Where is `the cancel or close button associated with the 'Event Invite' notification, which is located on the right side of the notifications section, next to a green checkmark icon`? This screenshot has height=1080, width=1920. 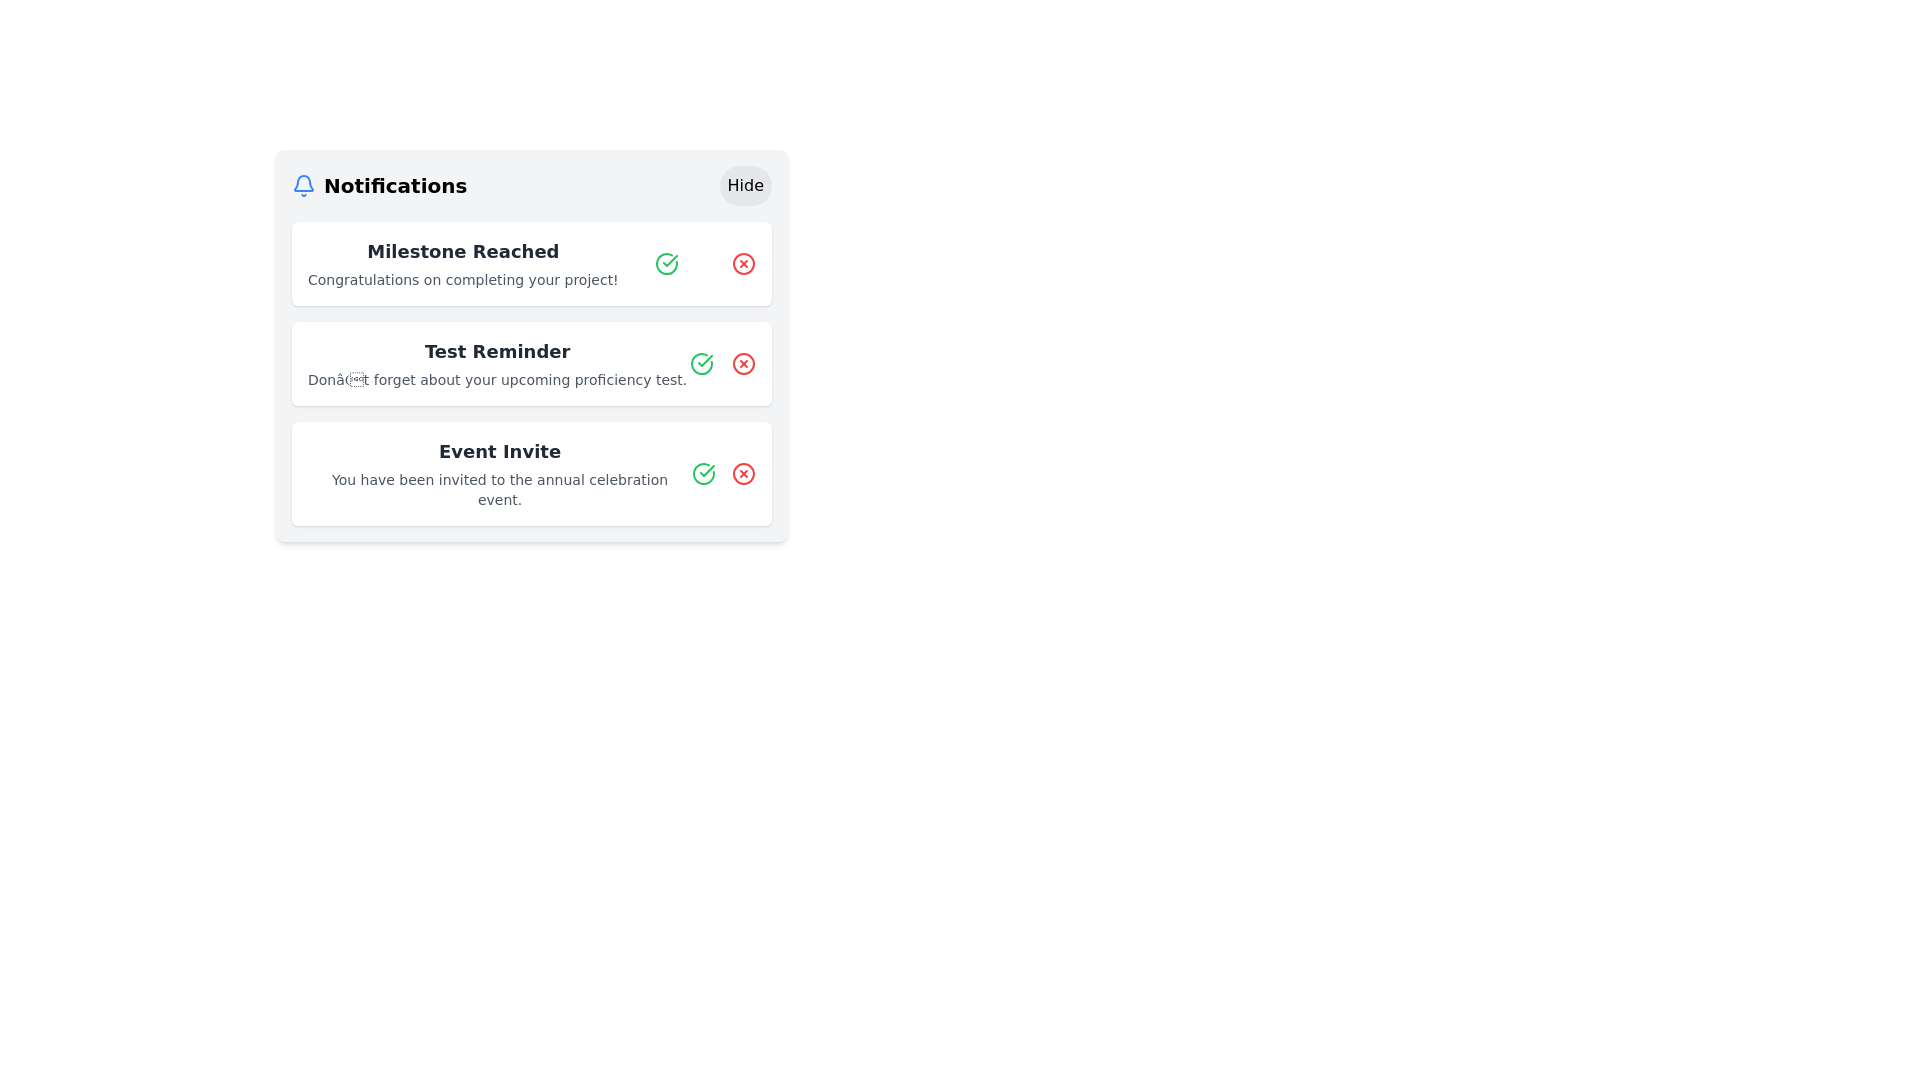 the cancel or close button associated with the 'Event Invite' notification, which is located on the right side of the notifications section, next to a green checkmark icon is located at coordinates (743, 474).